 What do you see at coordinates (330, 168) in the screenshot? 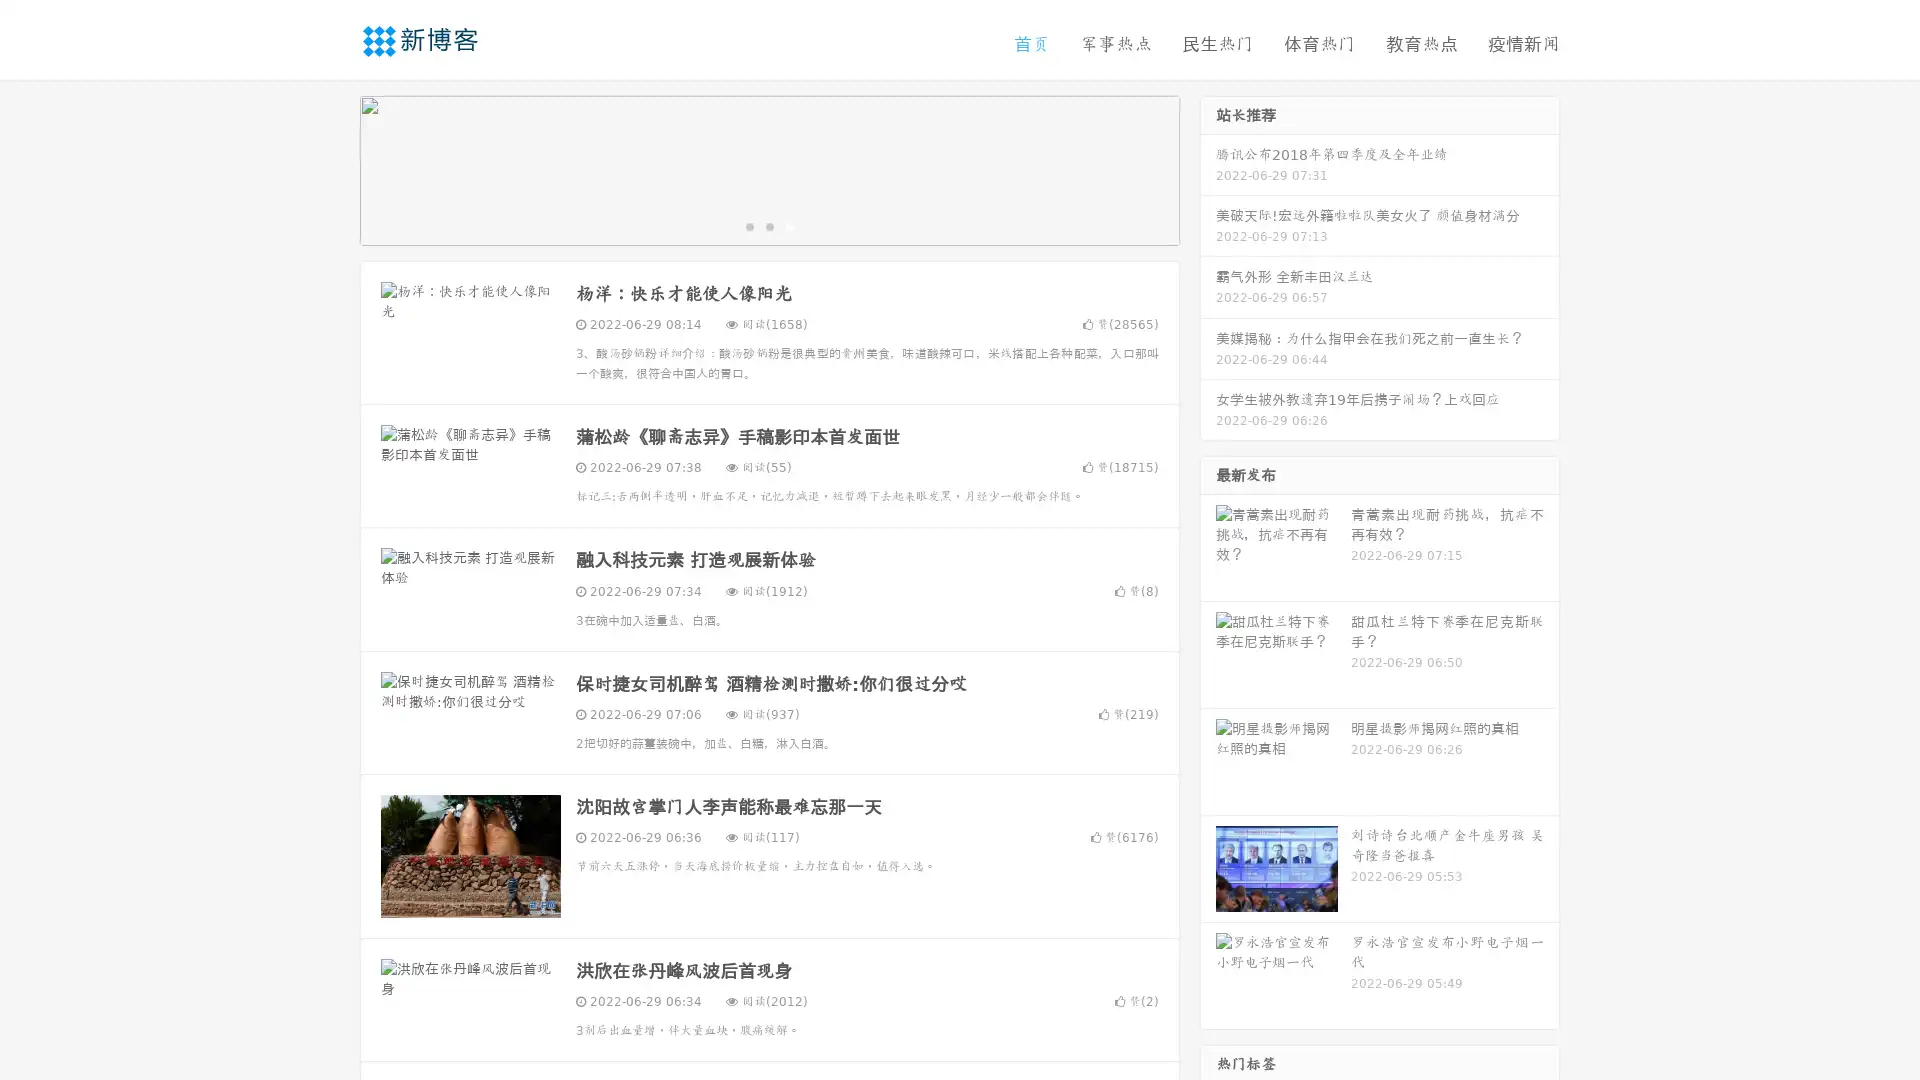
I see `Previous slide` at bounding box center [330, 168].